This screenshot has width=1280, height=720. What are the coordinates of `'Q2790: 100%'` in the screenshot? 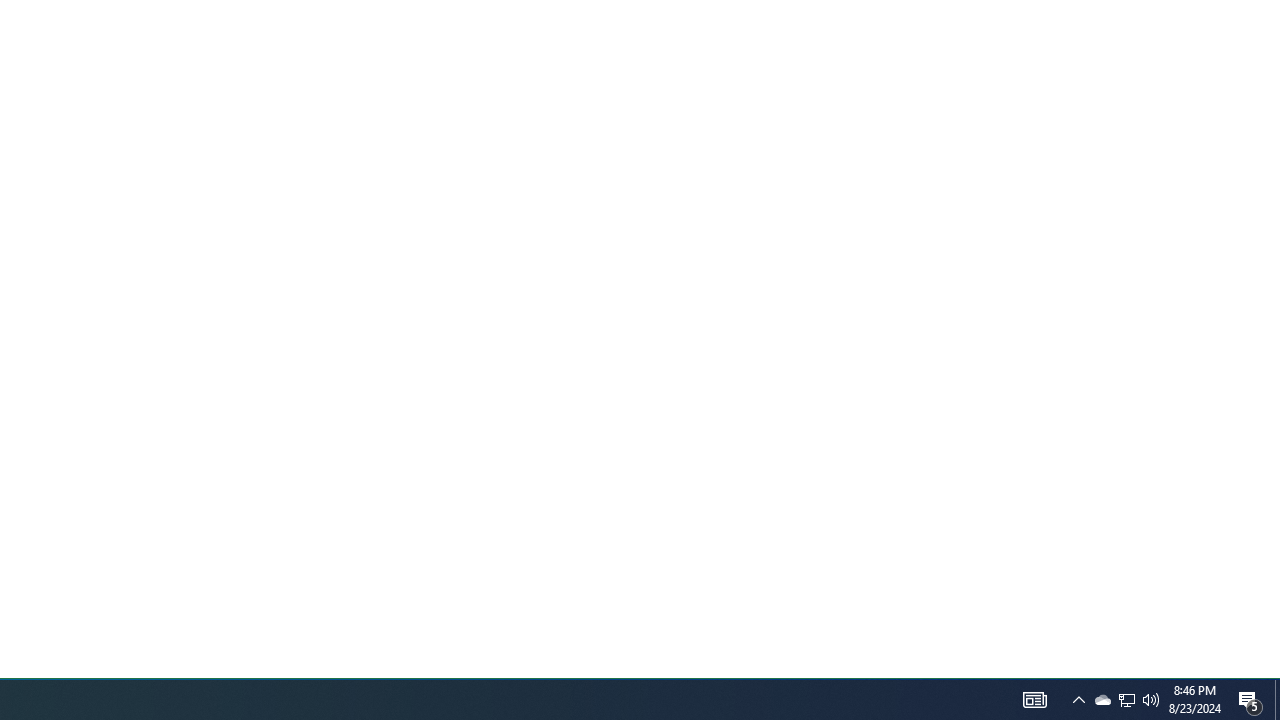 It's located at (1151, 698).